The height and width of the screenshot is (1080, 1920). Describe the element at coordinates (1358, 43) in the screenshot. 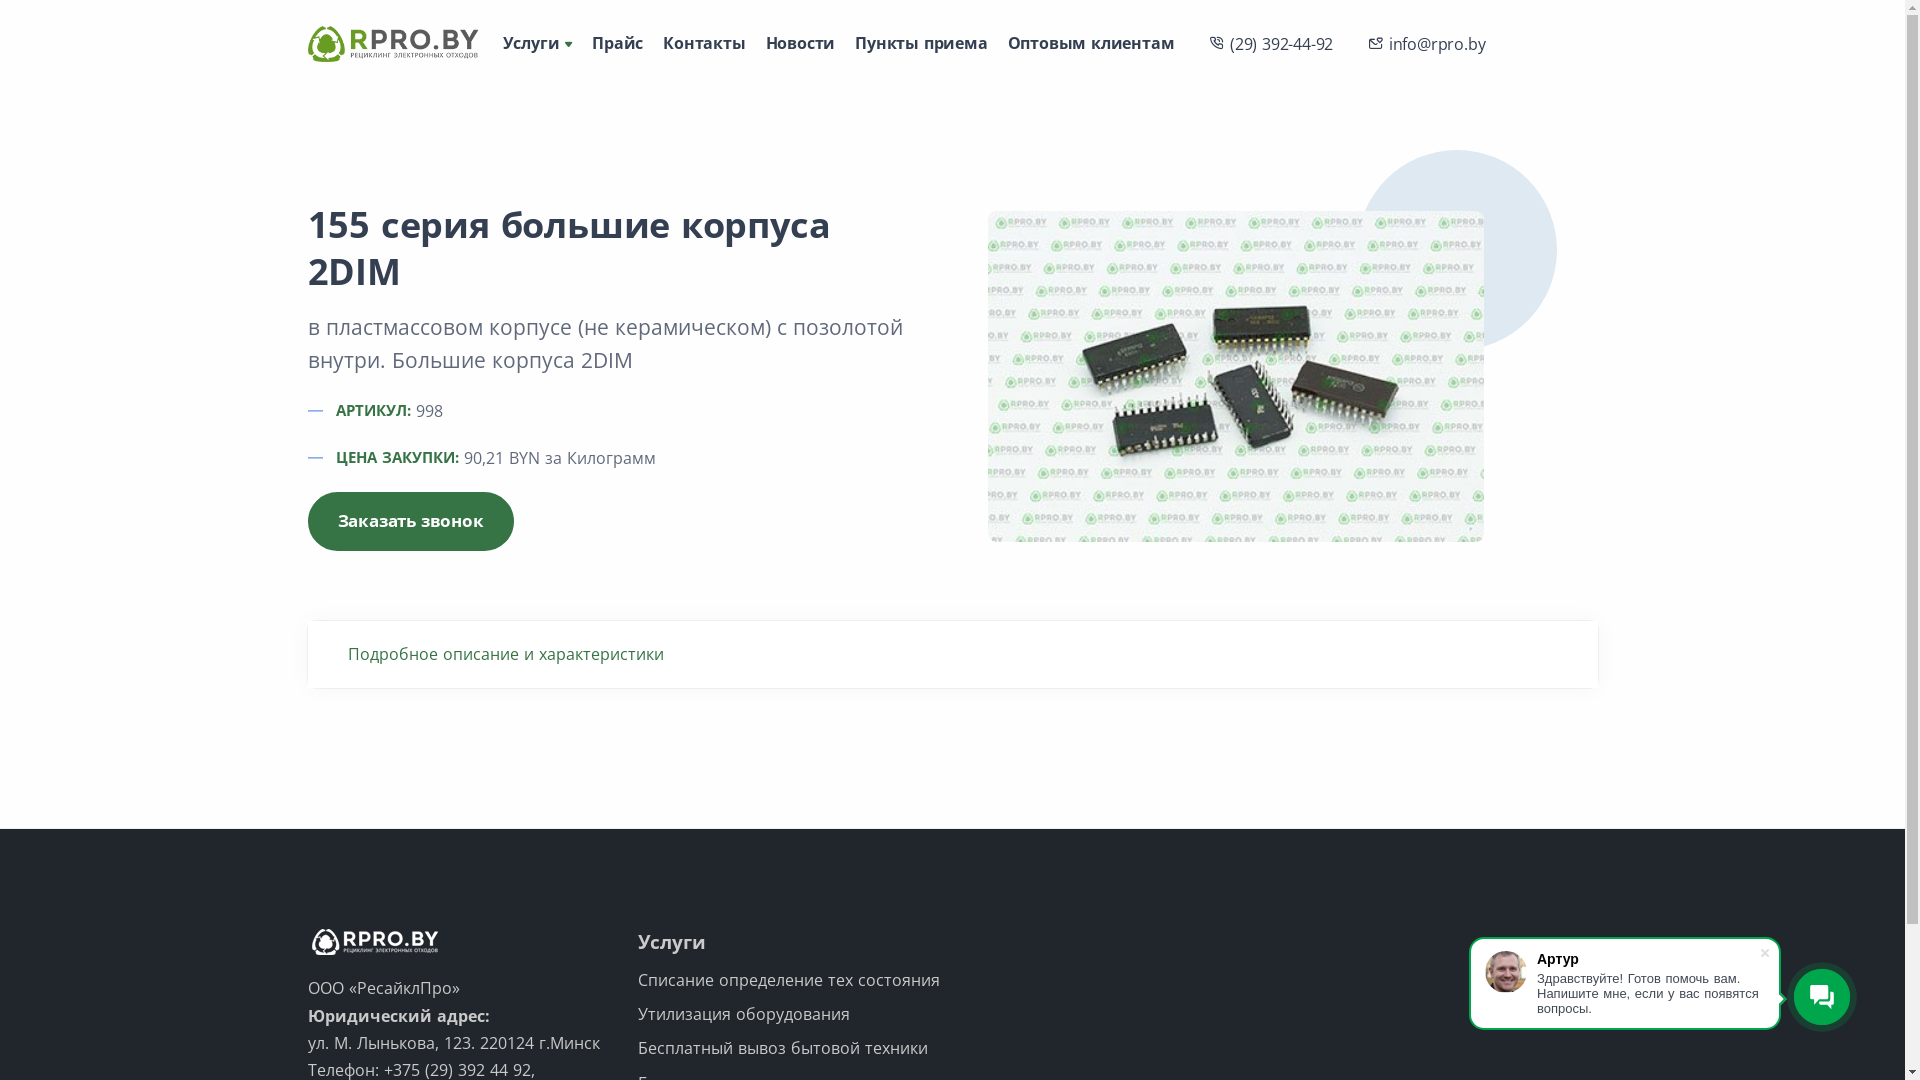

I see `'info@rpro.by'` at that location.